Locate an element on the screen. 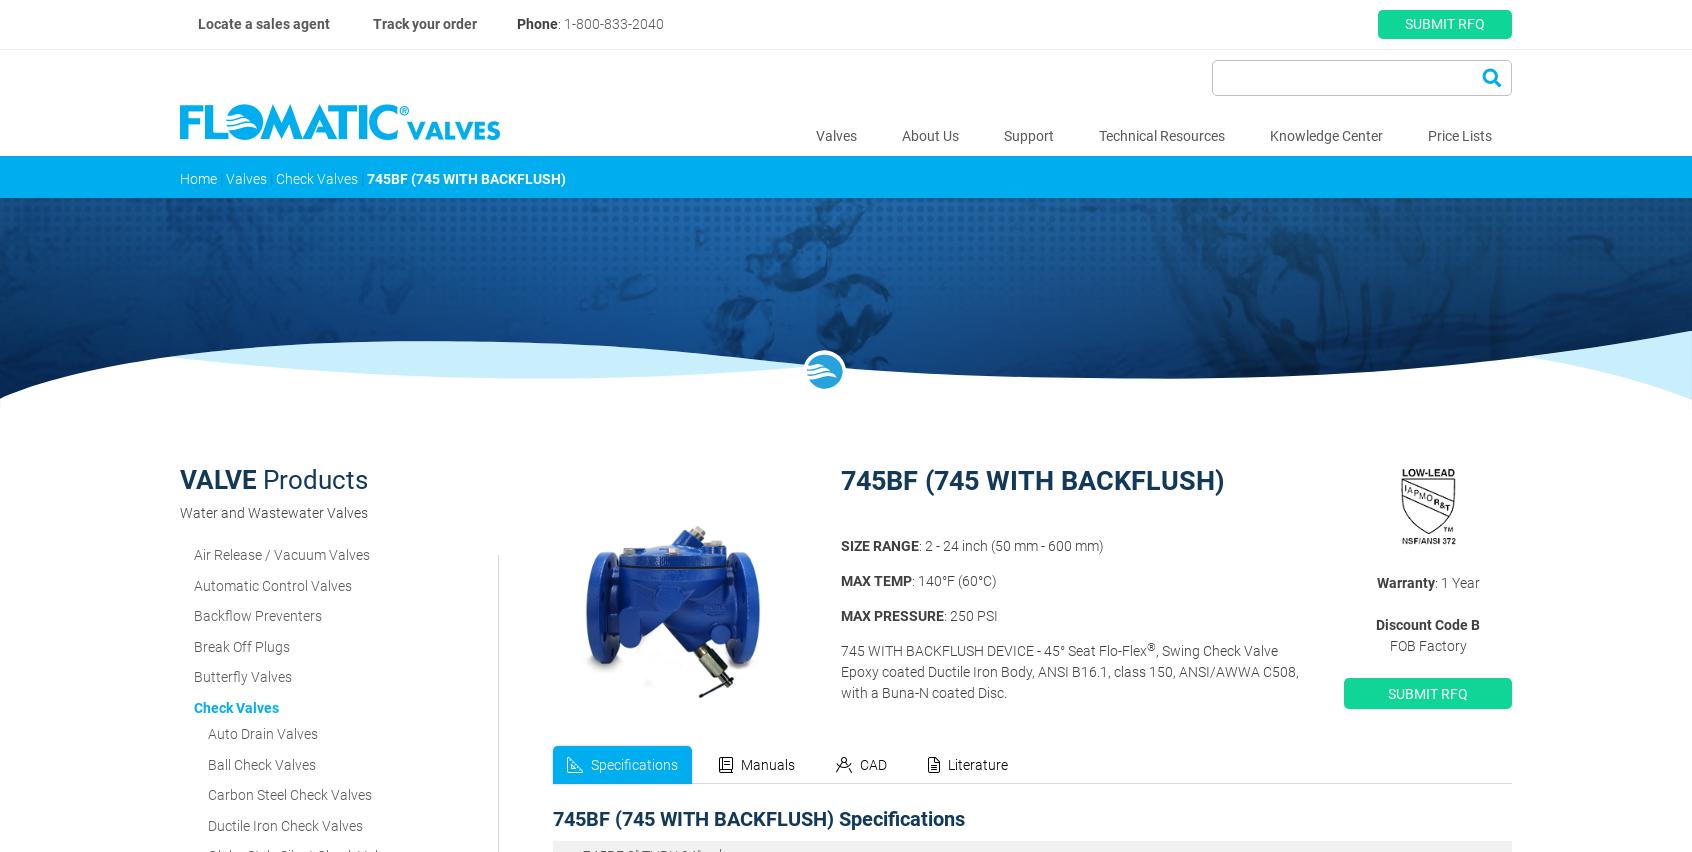  '40' is located at coordinates (1039, 734).